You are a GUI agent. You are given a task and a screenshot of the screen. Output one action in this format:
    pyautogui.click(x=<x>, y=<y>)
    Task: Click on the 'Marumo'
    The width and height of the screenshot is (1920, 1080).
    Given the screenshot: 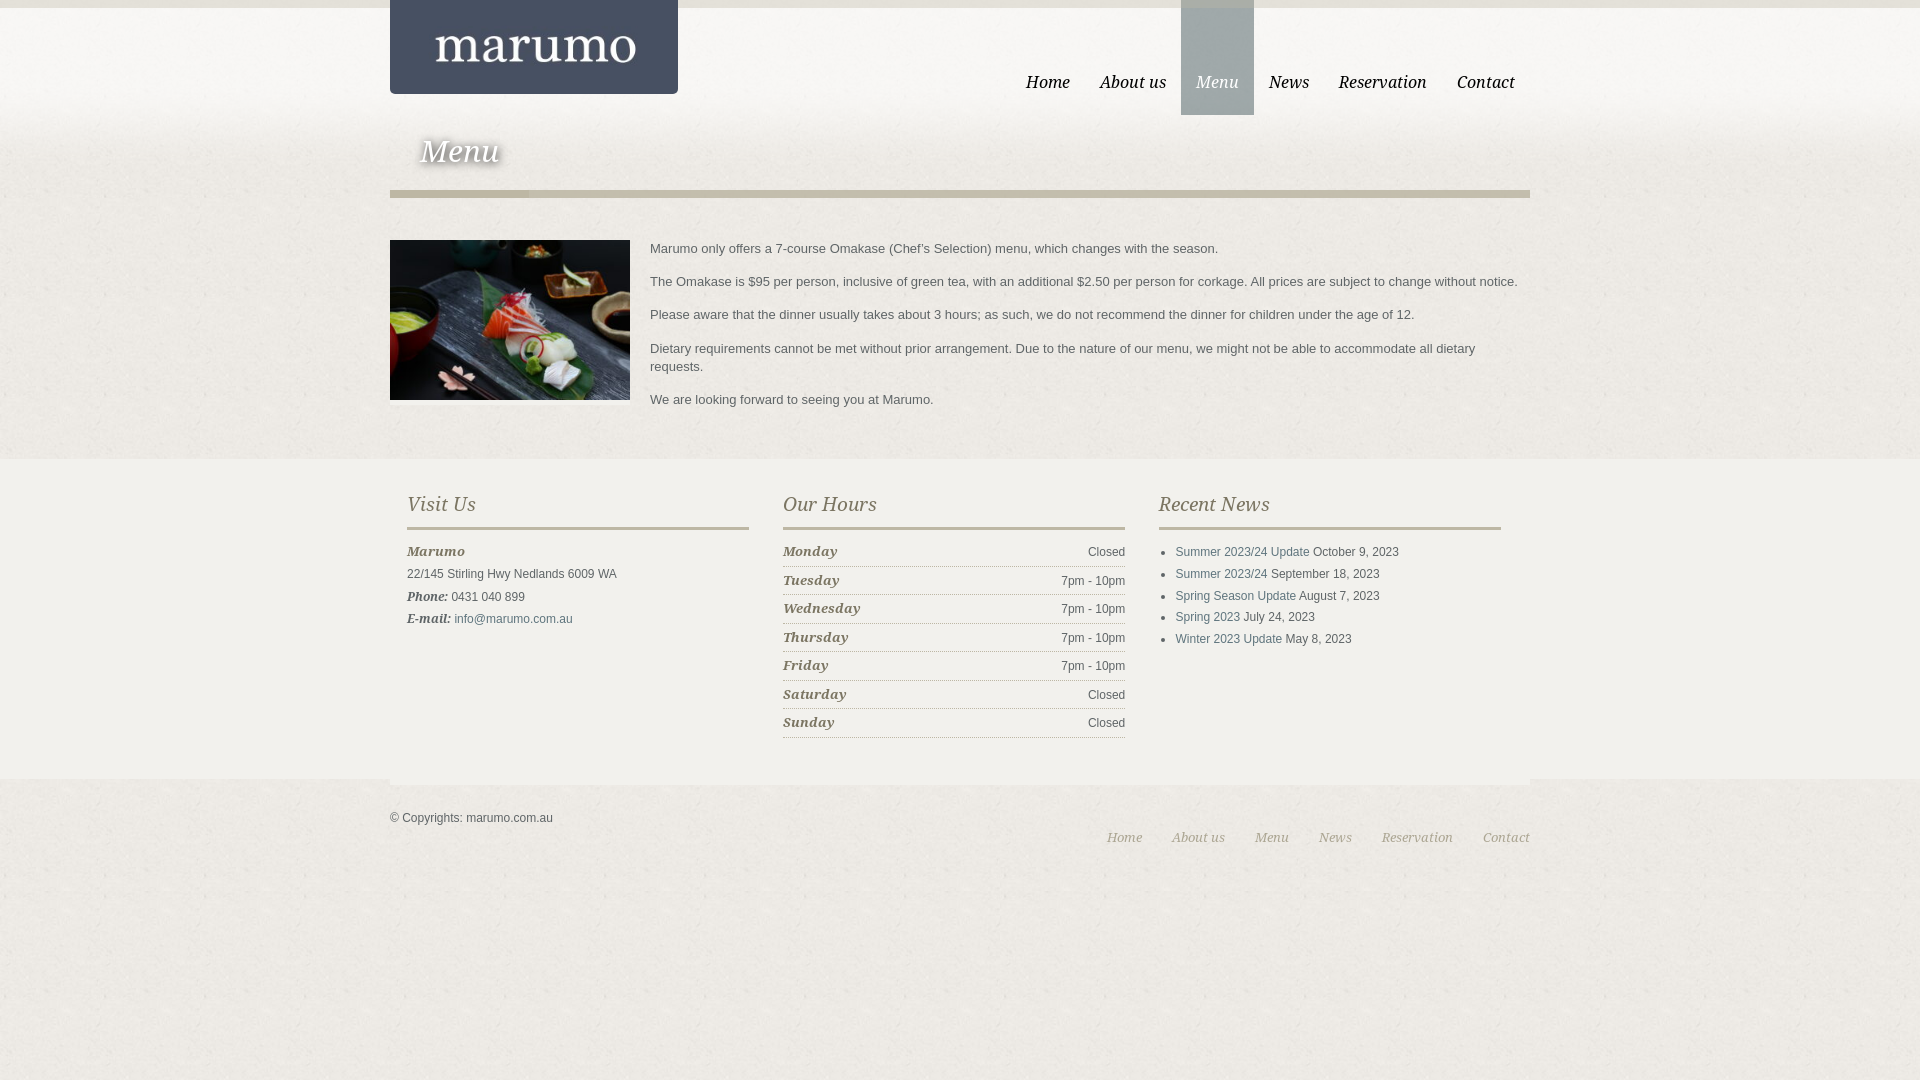 What is the action you would take?
    pyautogui.click(x=533, y=44)
    